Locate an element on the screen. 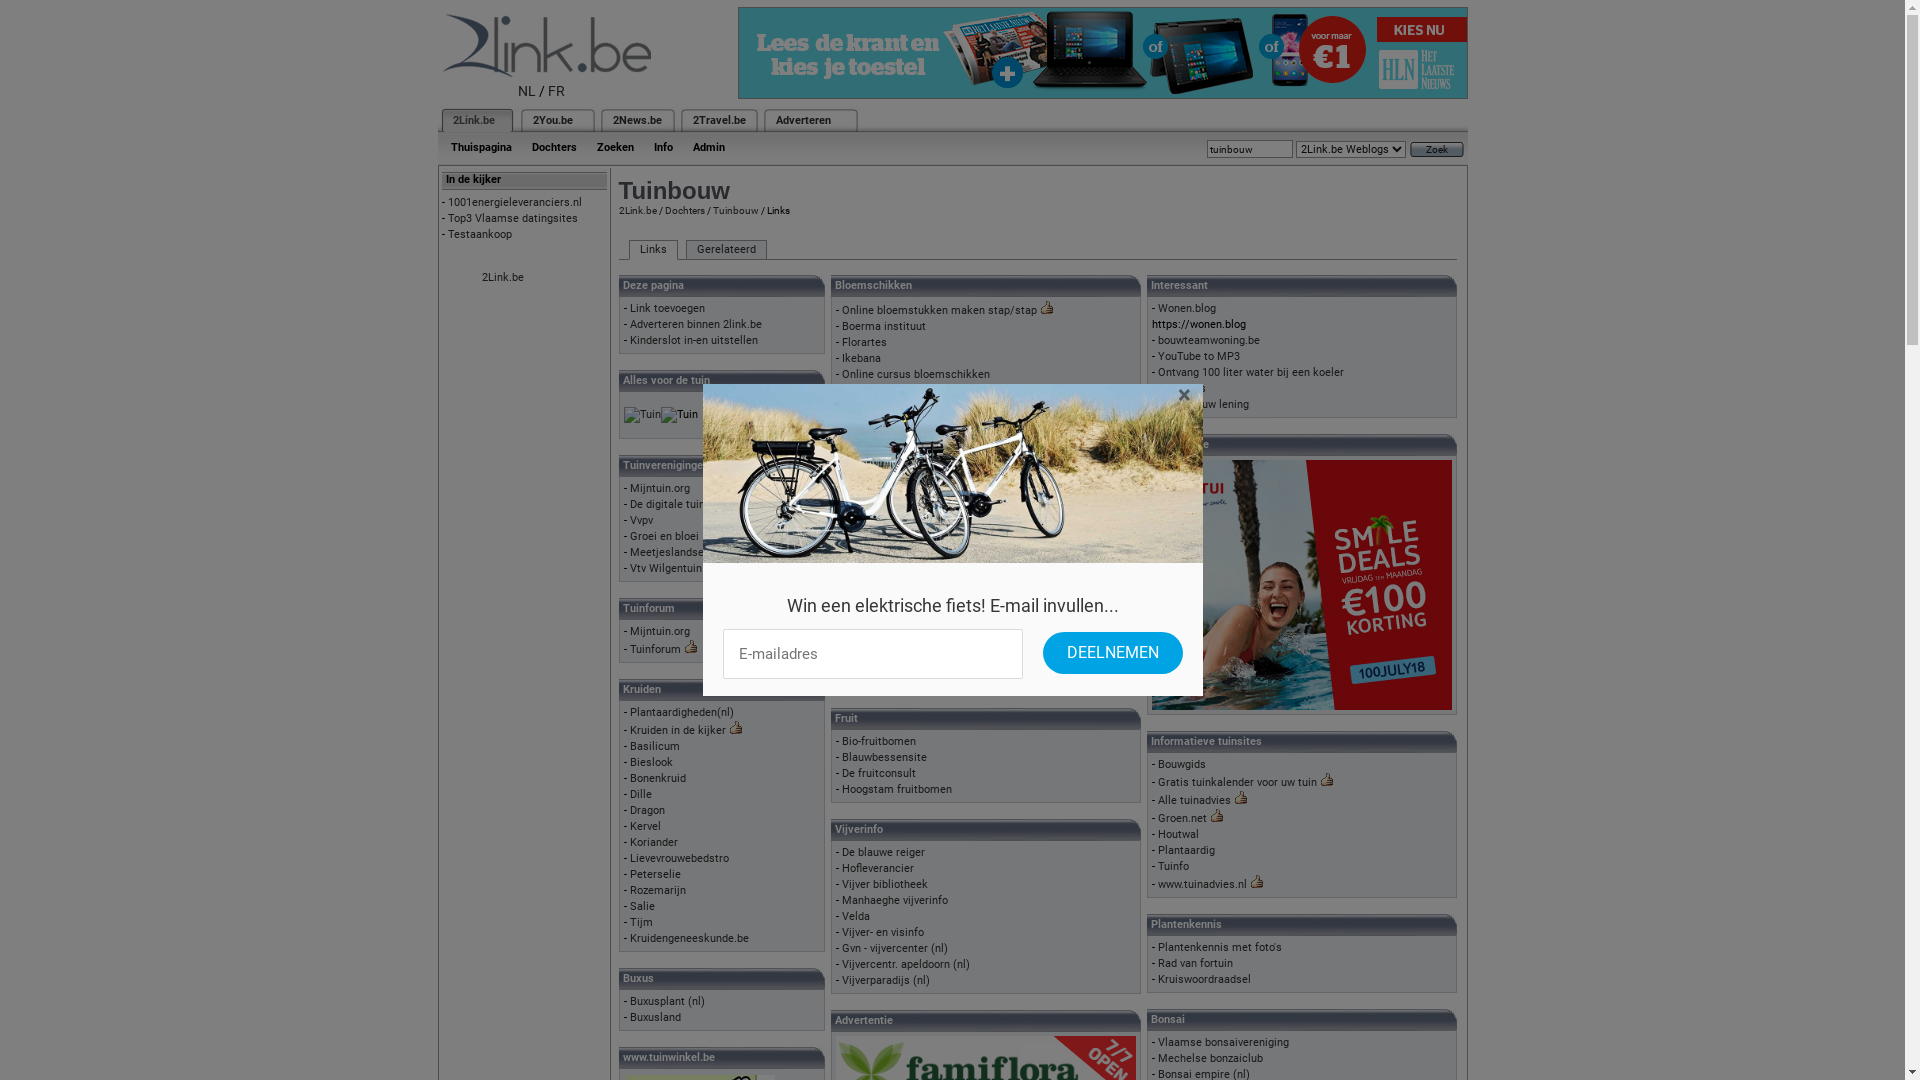  'Gratis tuinkalender voor uw tuin' is located at coordinates (1236, 781).